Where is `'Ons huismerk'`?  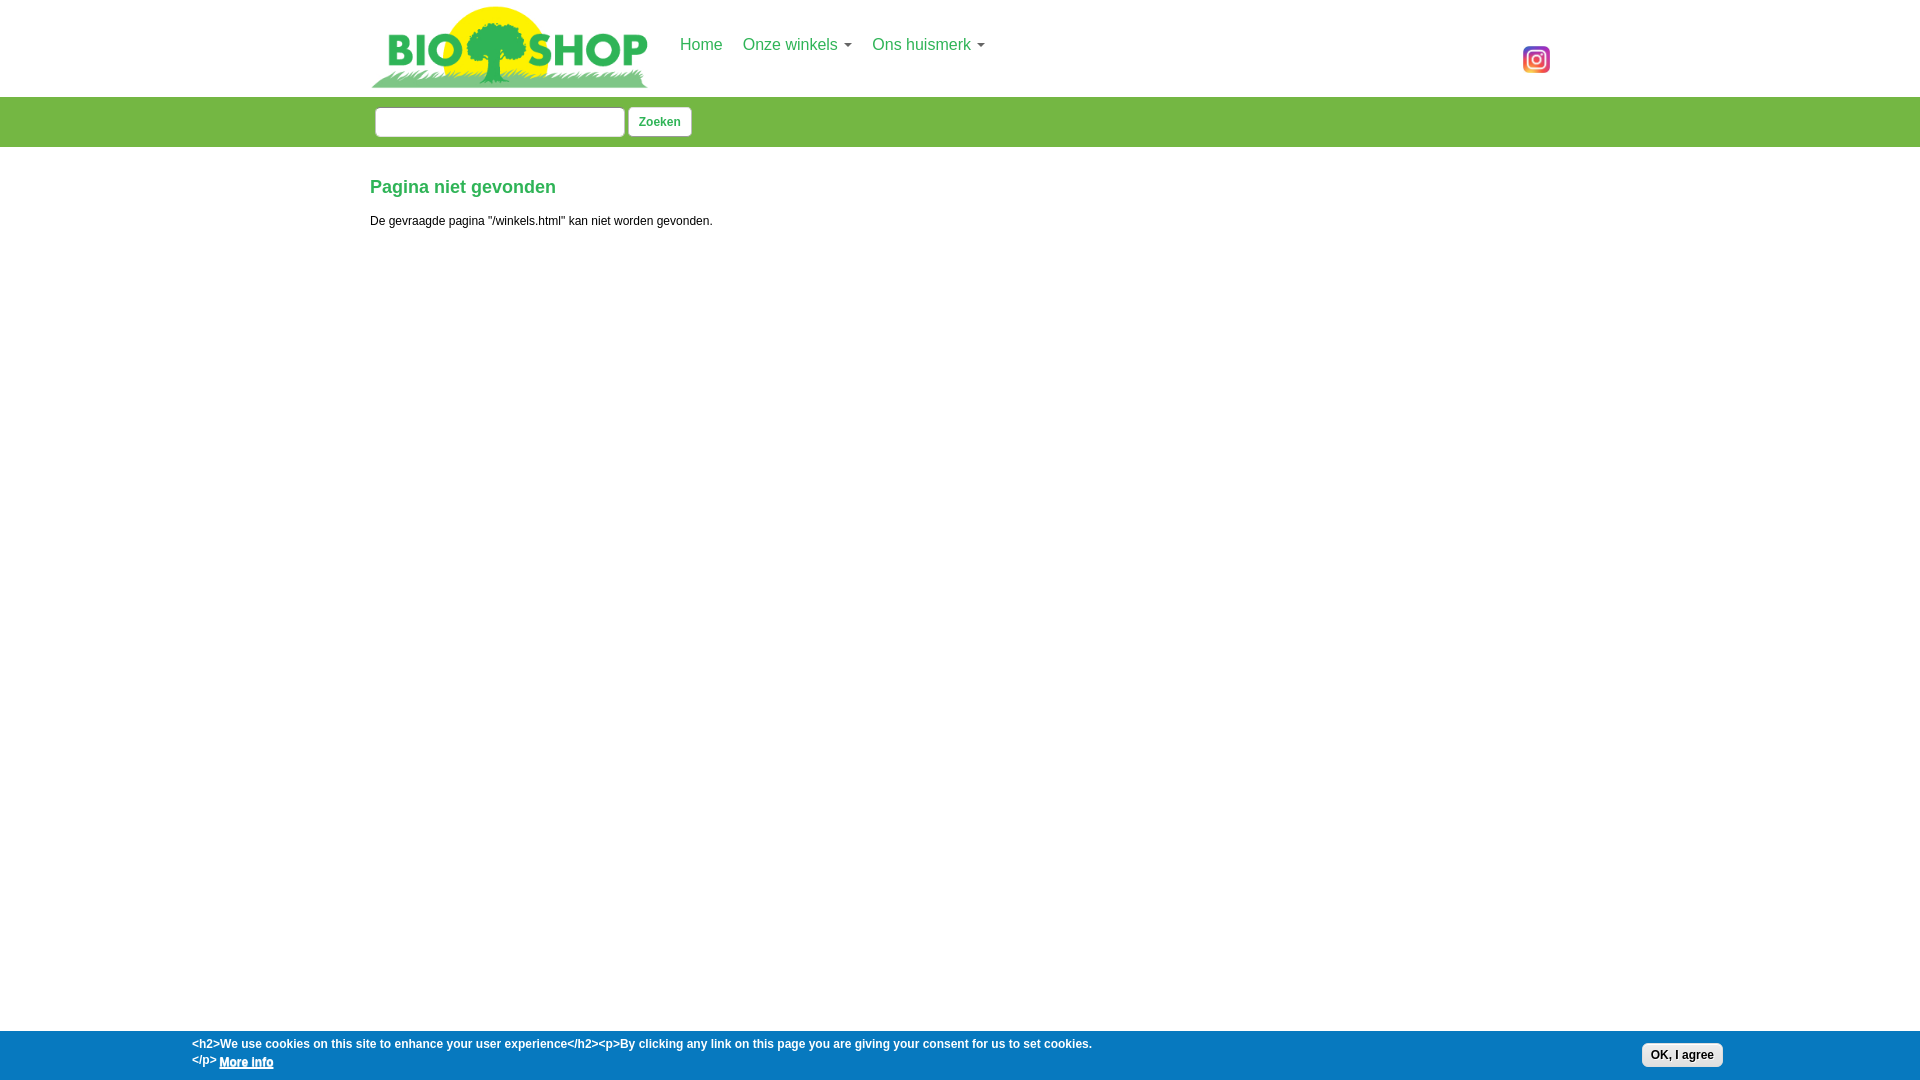
'Ons huismerk' is located at coordinates (927, 44).